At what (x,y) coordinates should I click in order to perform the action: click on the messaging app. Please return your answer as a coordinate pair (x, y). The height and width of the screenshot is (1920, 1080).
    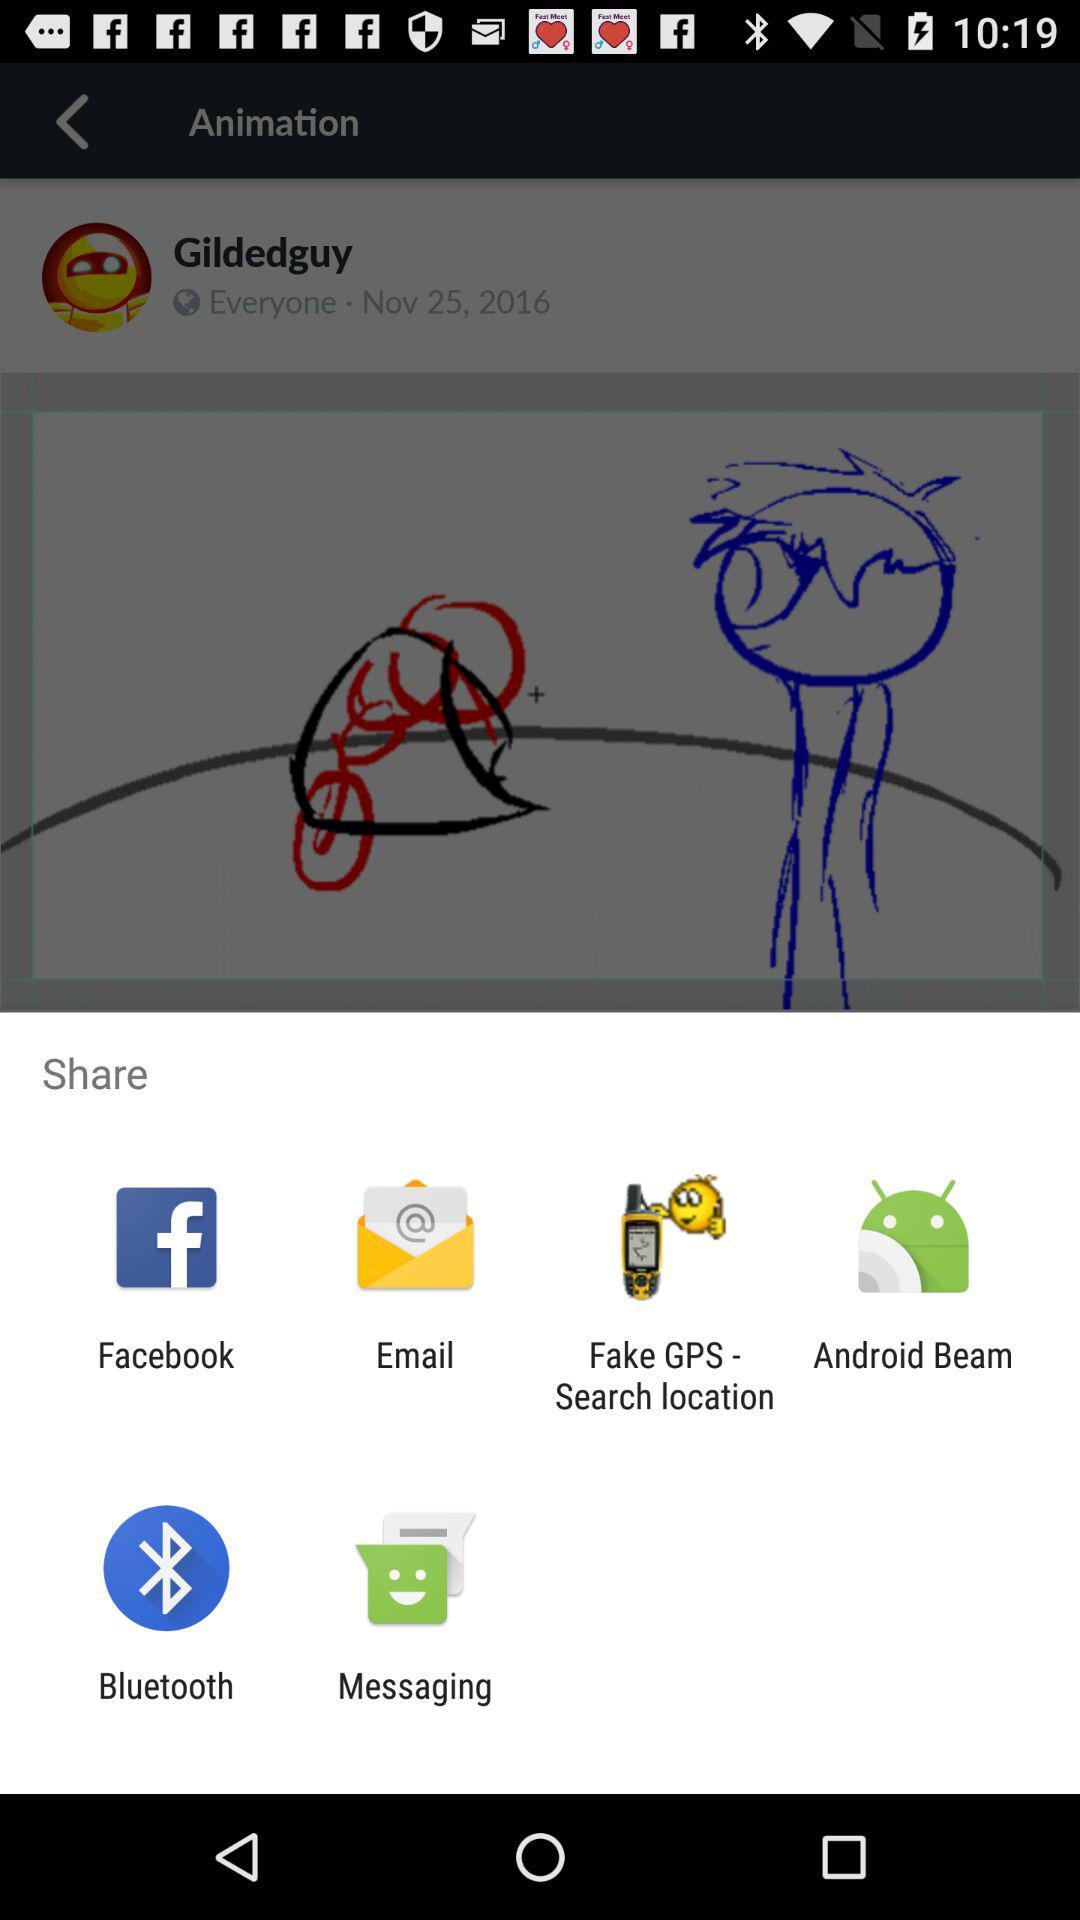
    Looking at the image, I should click on (414, 1705).